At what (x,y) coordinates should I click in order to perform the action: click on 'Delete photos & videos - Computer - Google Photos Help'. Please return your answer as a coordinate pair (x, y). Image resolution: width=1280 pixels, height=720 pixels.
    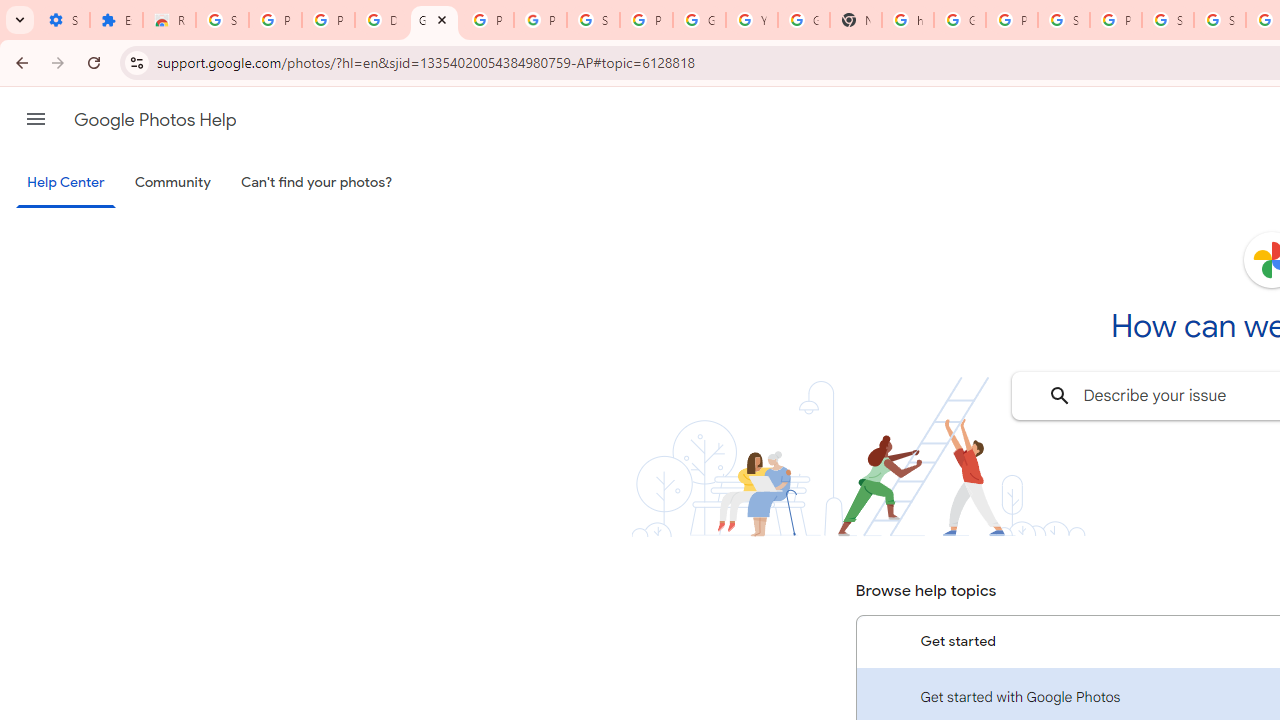
    Looking at the image, I should click on (381, 20).